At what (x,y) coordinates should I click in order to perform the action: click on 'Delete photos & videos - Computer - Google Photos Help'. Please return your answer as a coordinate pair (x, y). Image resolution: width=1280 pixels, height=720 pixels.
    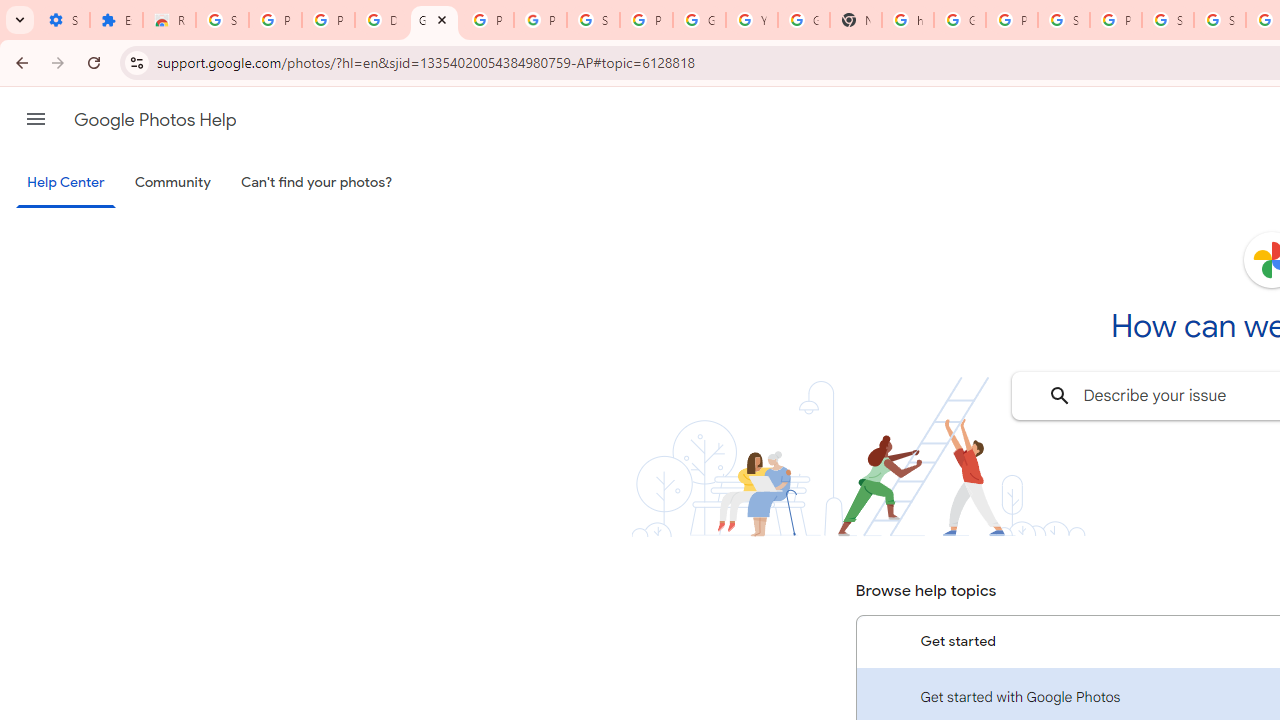
    Looking at the image, I should click on (381, 20).